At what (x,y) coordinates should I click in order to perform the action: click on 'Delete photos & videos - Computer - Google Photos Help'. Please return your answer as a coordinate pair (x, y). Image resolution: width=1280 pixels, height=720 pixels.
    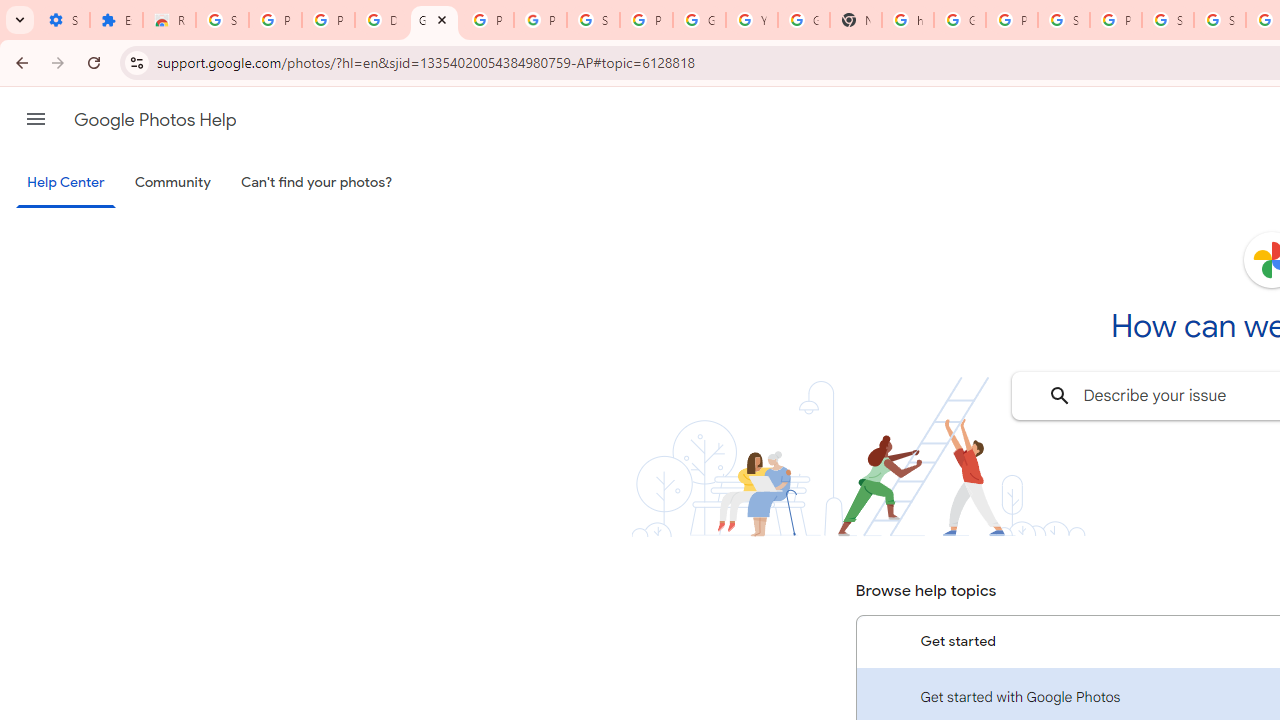
    Looking at the image, I should click on (381, 20).